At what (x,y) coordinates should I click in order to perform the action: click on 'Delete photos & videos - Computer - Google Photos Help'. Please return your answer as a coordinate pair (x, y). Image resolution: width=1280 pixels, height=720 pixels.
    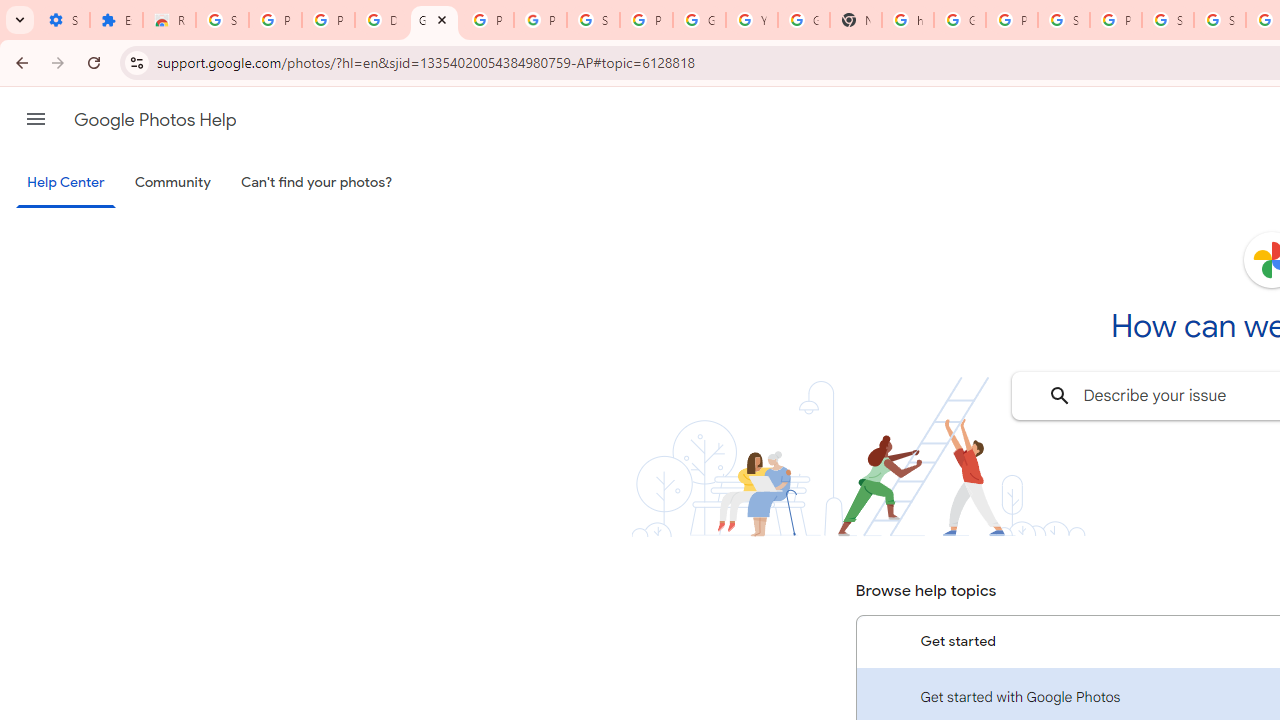
    Looking at the image, I should click on (381, 20).